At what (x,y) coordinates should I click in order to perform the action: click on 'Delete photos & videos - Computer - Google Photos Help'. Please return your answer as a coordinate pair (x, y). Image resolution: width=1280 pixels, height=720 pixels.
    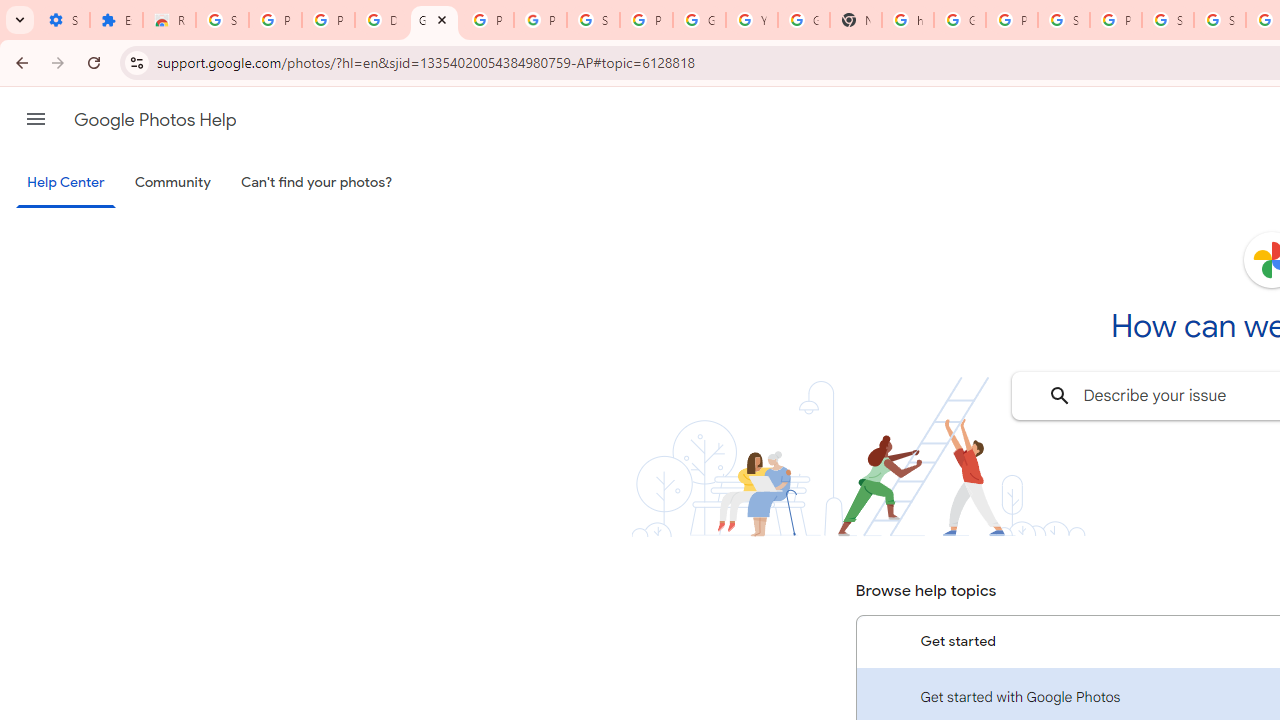
    Looking at the image, I should click on (381, 20).